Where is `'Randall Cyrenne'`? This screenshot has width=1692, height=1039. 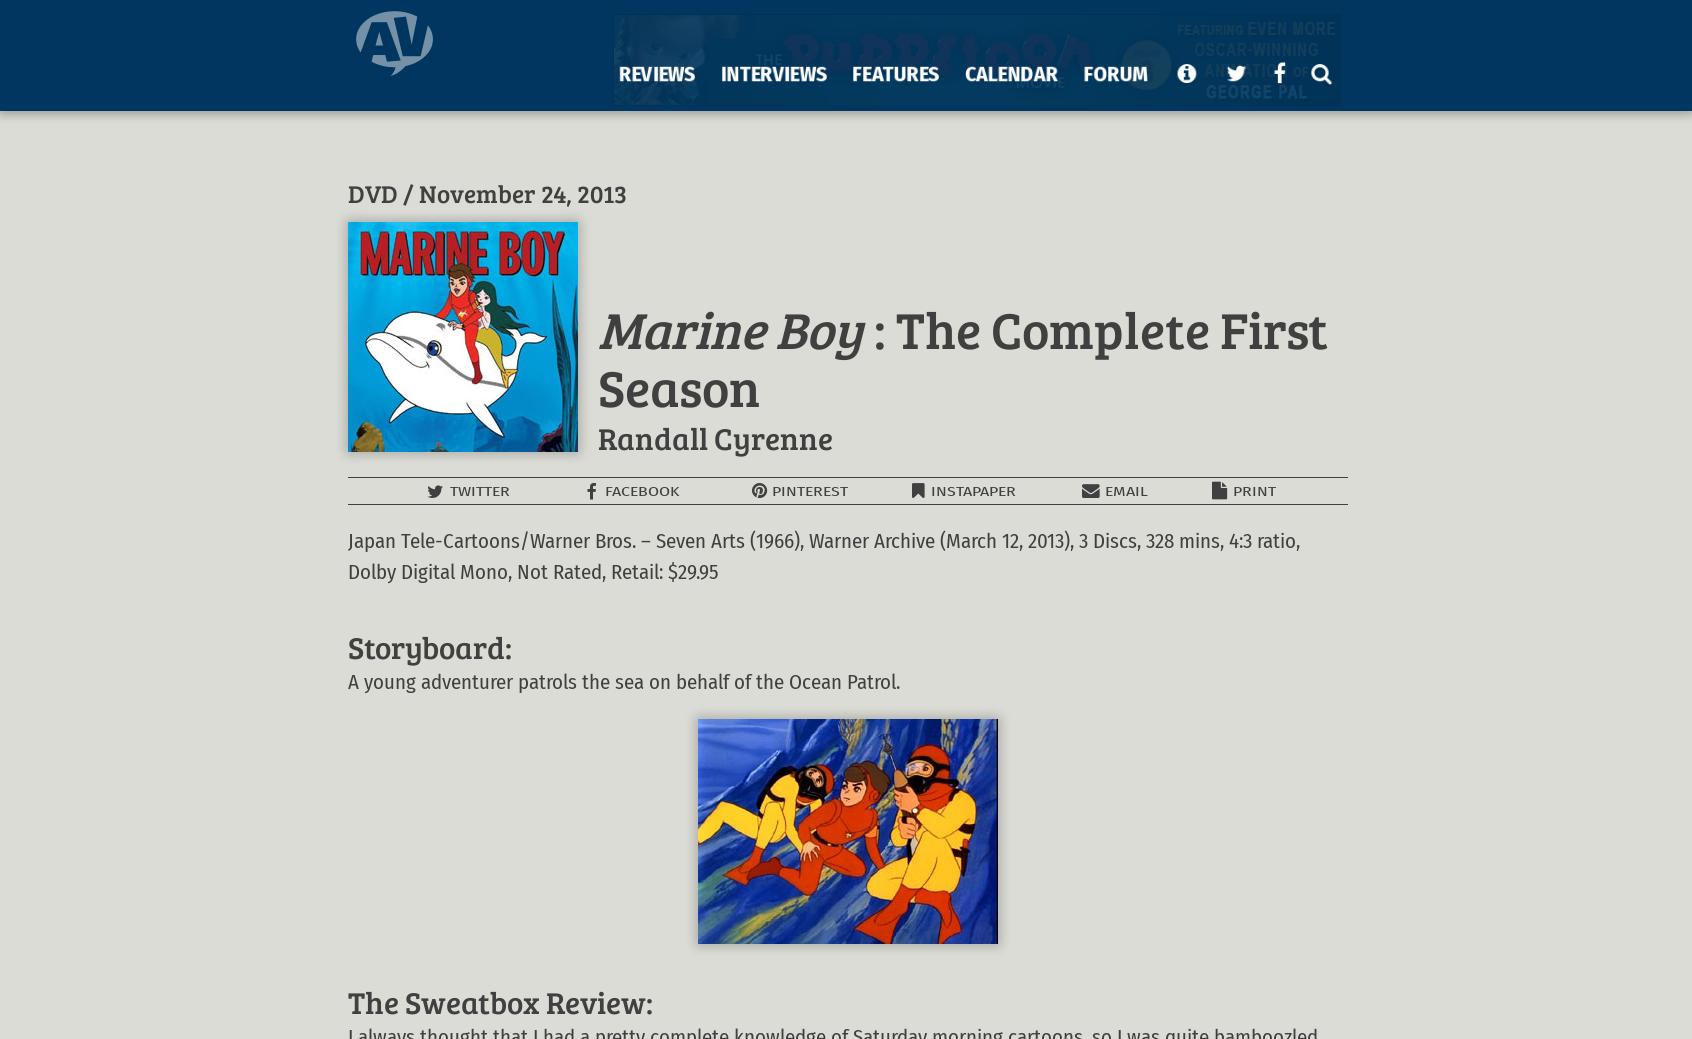 'Randall Cyrenne' is located at coordinates (714, 435).